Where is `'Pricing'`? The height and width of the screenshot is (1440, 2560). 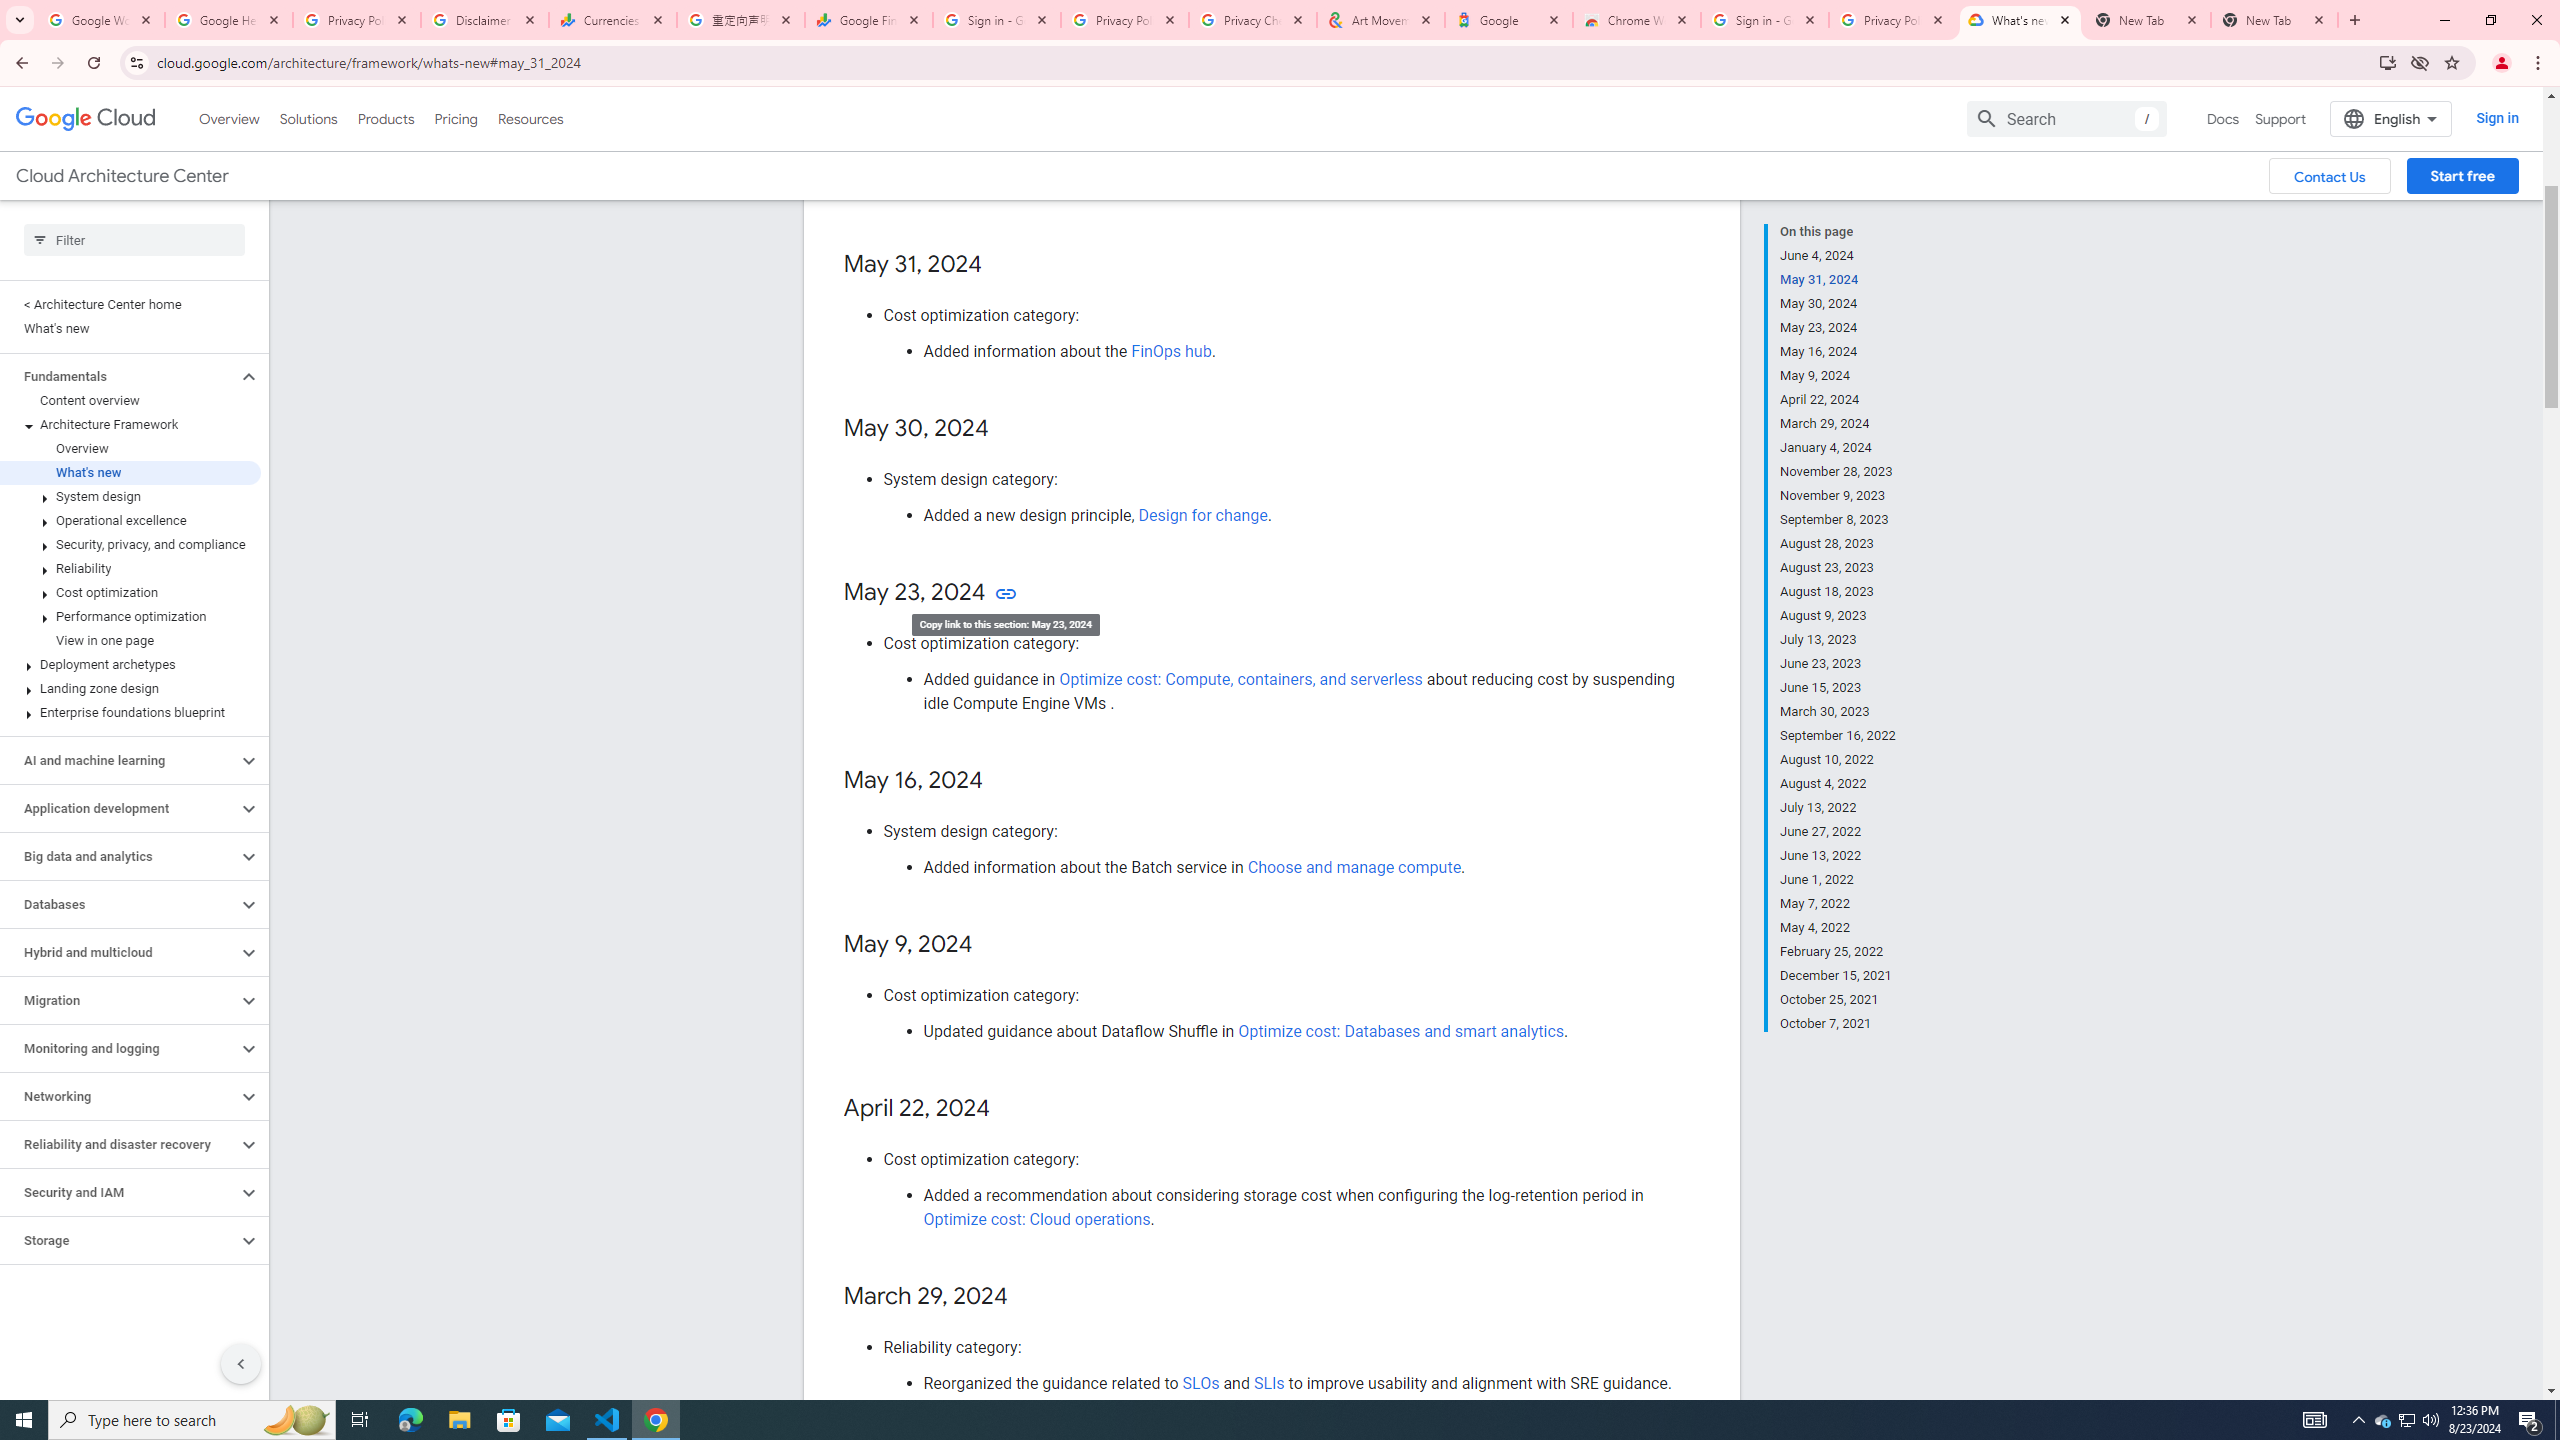
'Pricing' is located at coordinates (456, 118).